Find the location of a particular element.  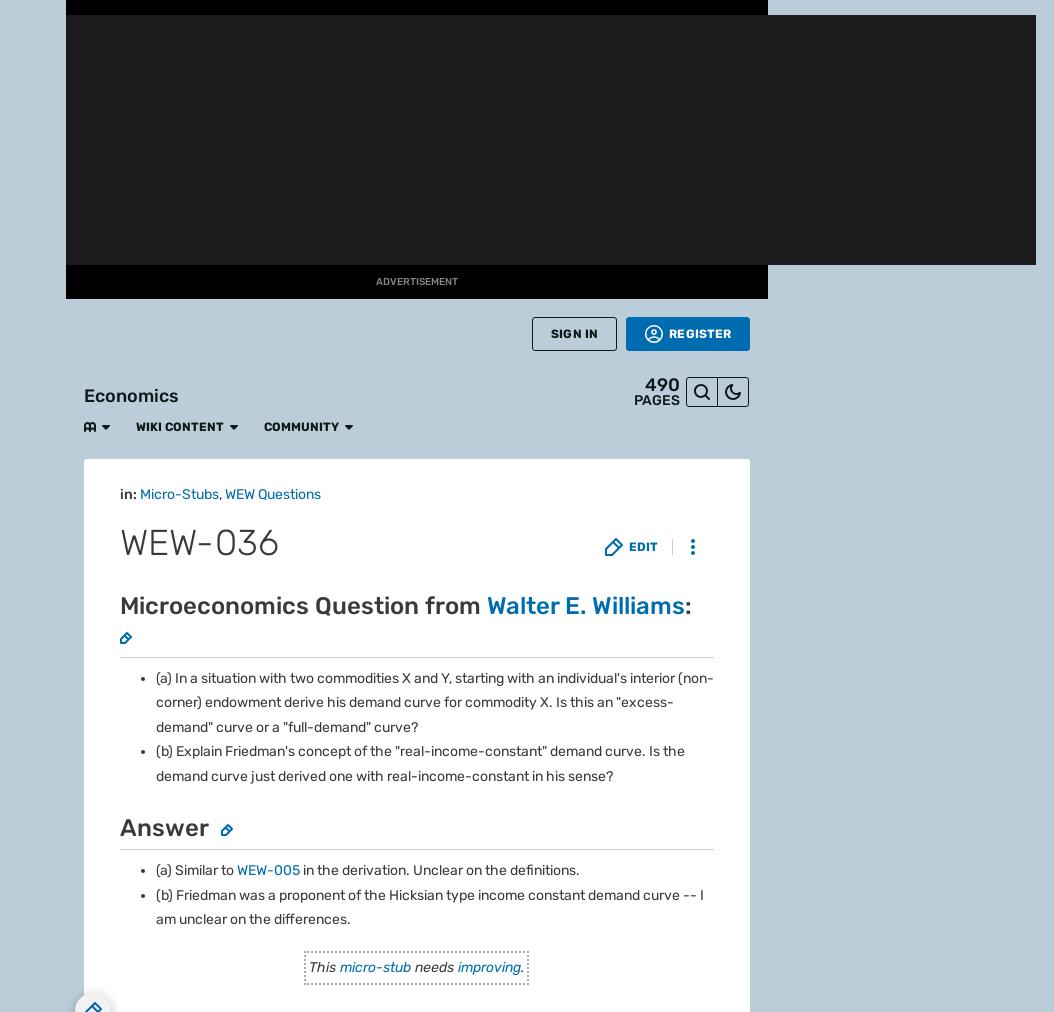

'Movies' is located at coordinates (32, 429).